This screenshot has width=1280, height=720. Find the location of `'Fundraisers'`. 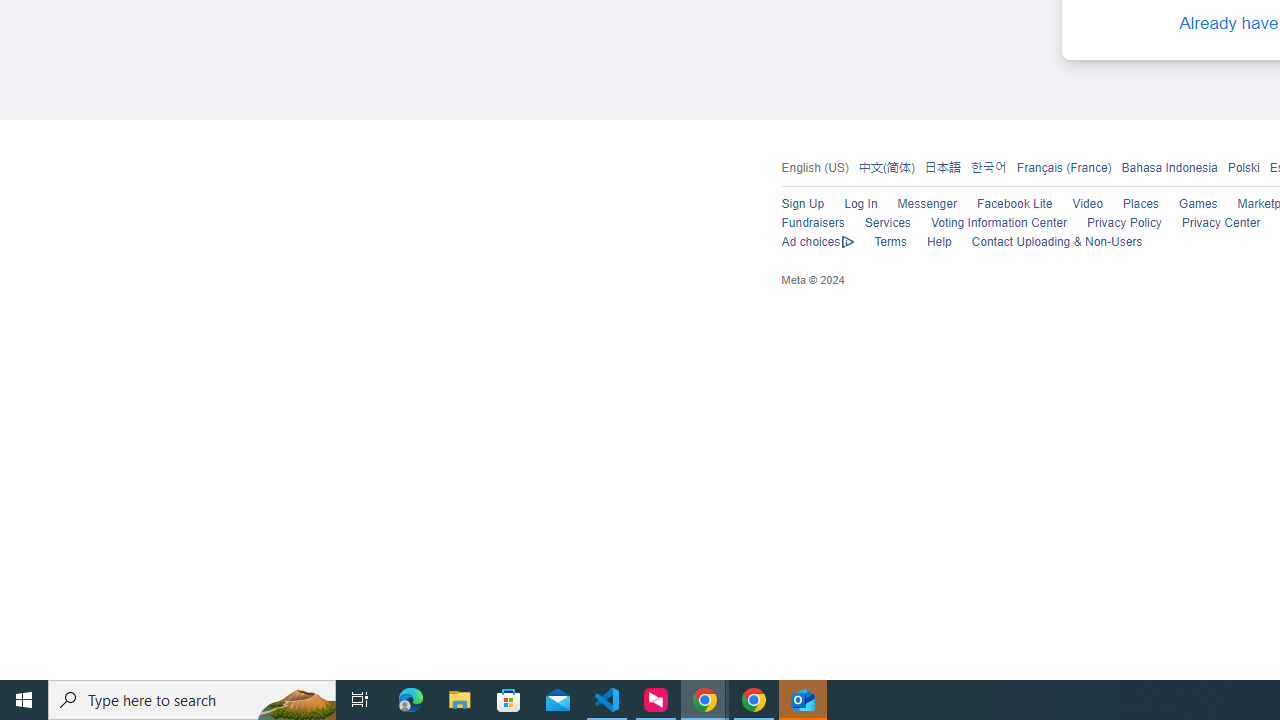

'Fundraisers' is located at coordinates (812, 223).